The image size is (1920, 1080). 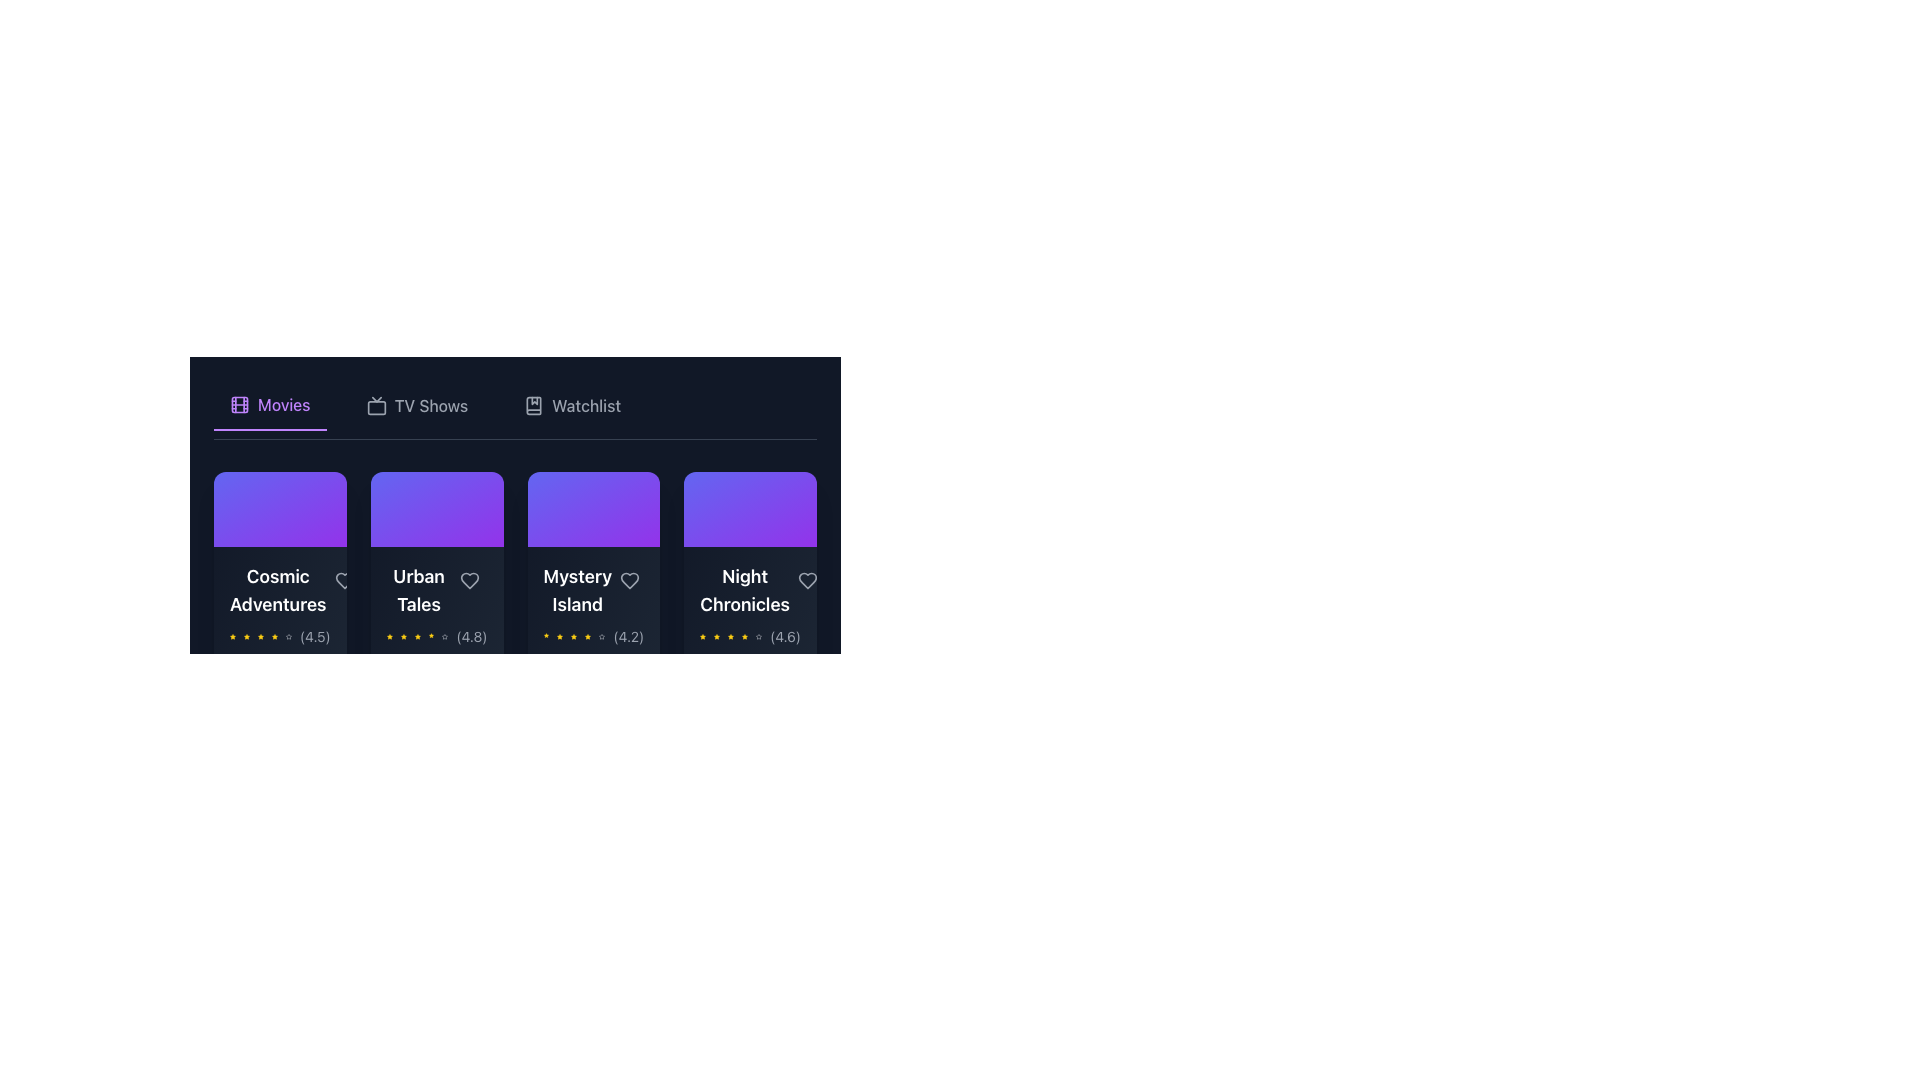 What do you see at coordinates (436, 639) in the screenshot?
I see `the Media display card located at the second position in a horizontal row, which displays information about a media item including its title, rating, and genre, to enlarge the card` at bounding box center [436, 639].